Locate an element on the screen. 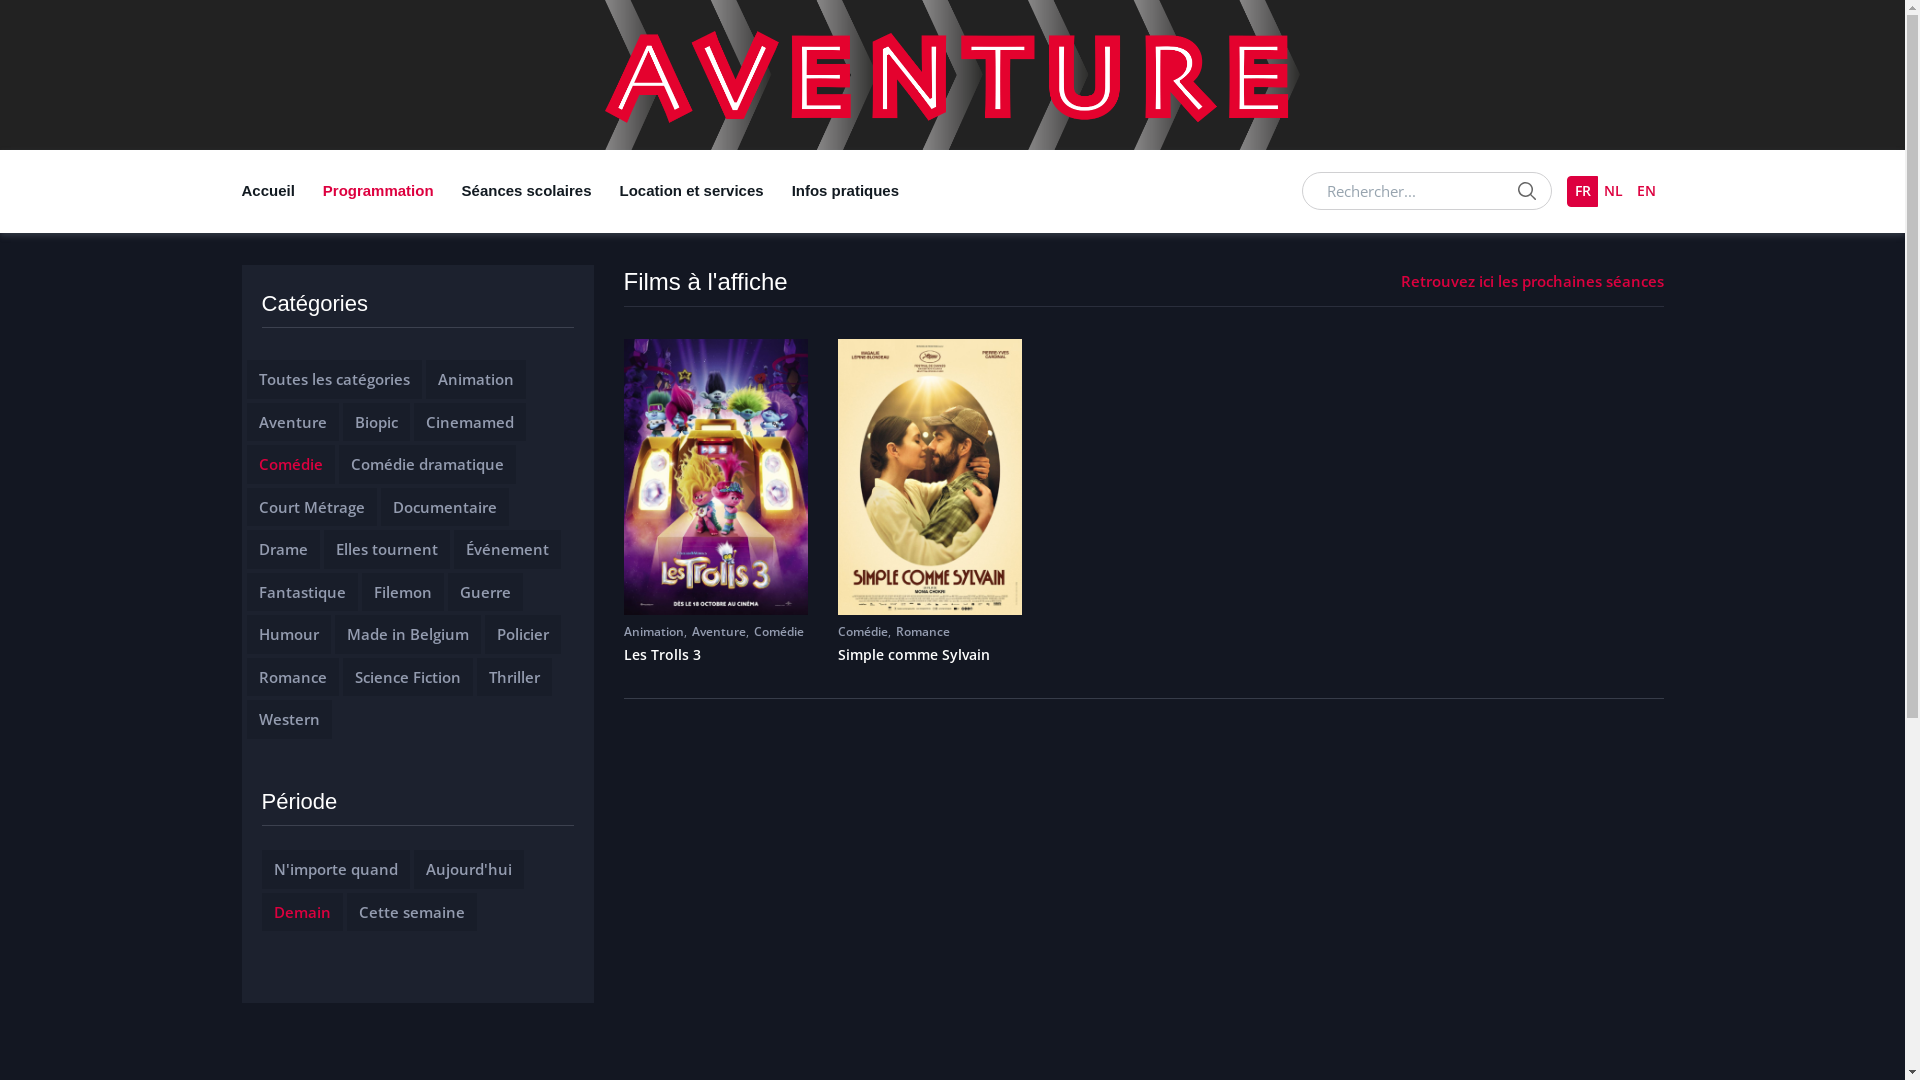  'Guerre' is located at coordinates (459, 590).